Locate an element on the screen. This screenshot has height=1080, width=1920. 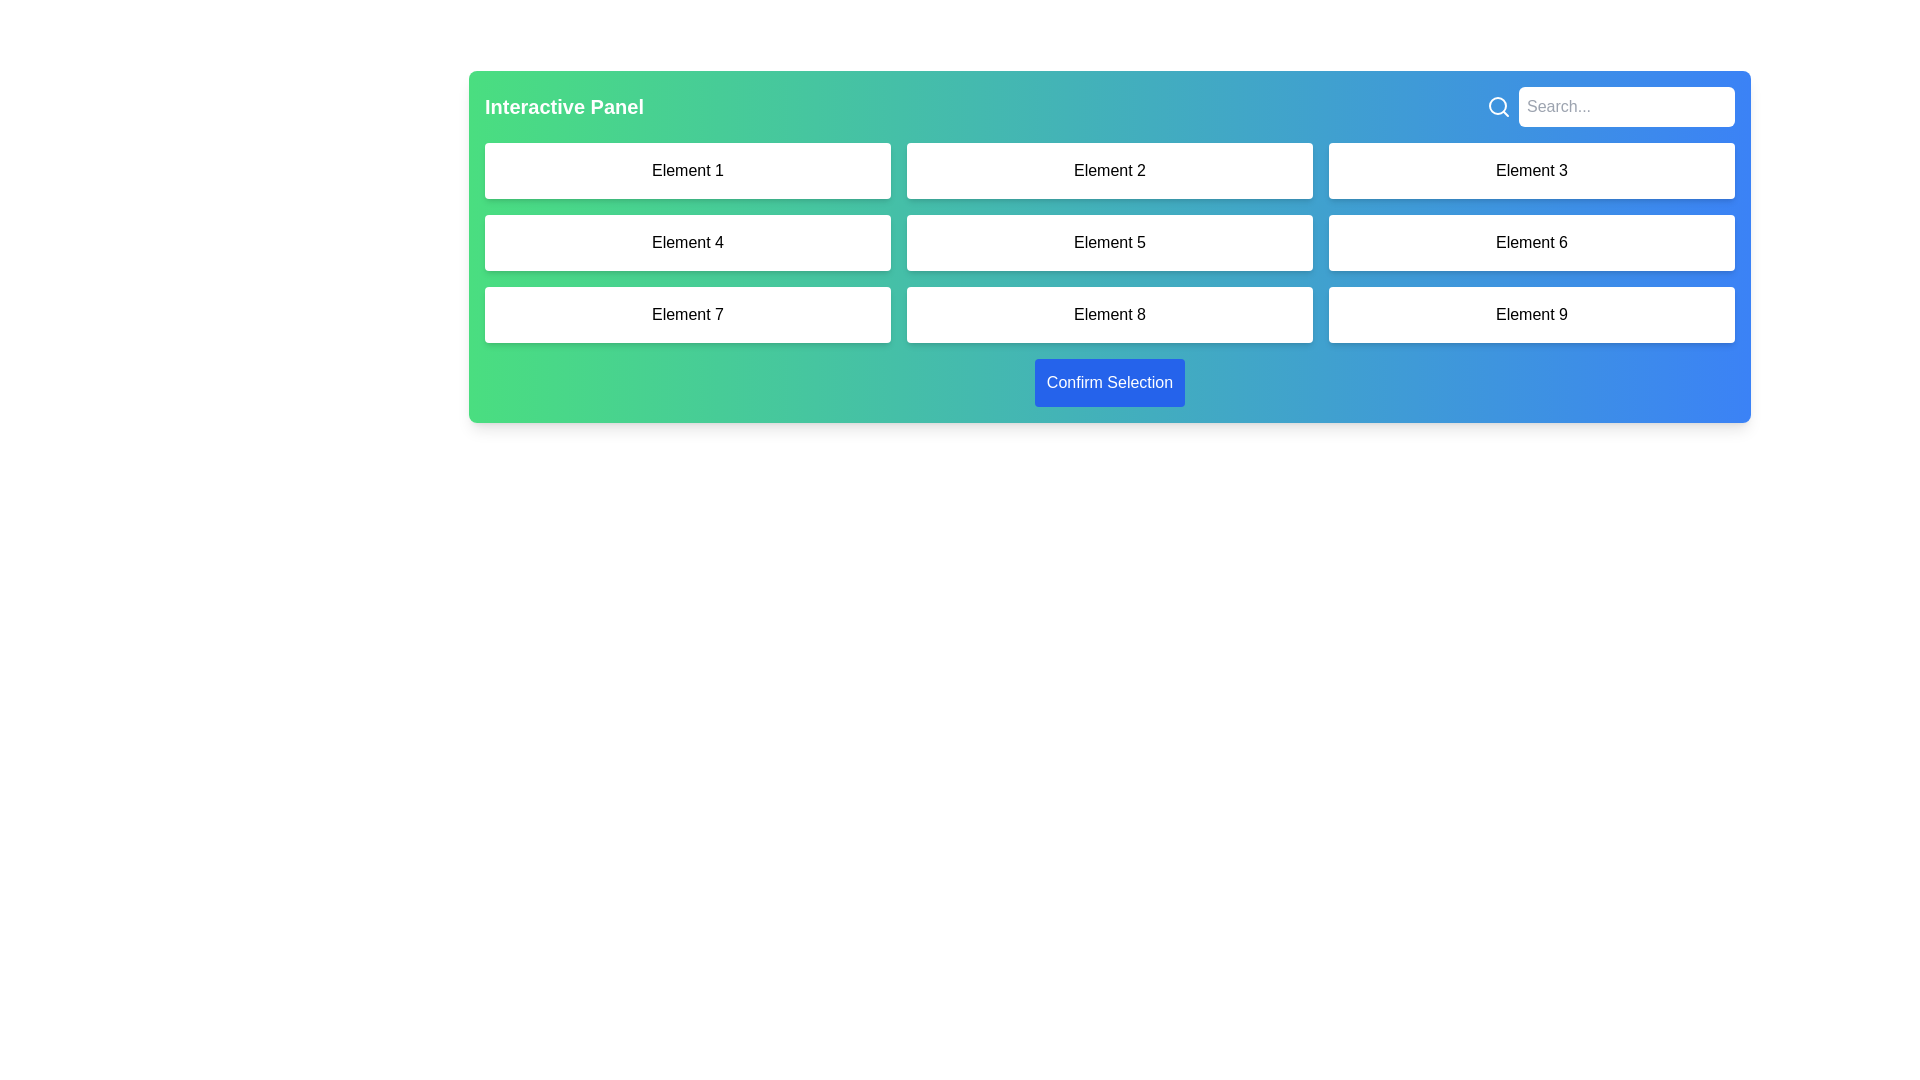
the fifth button in the middle row and center column to interact is located at coordinates (1108, 242).